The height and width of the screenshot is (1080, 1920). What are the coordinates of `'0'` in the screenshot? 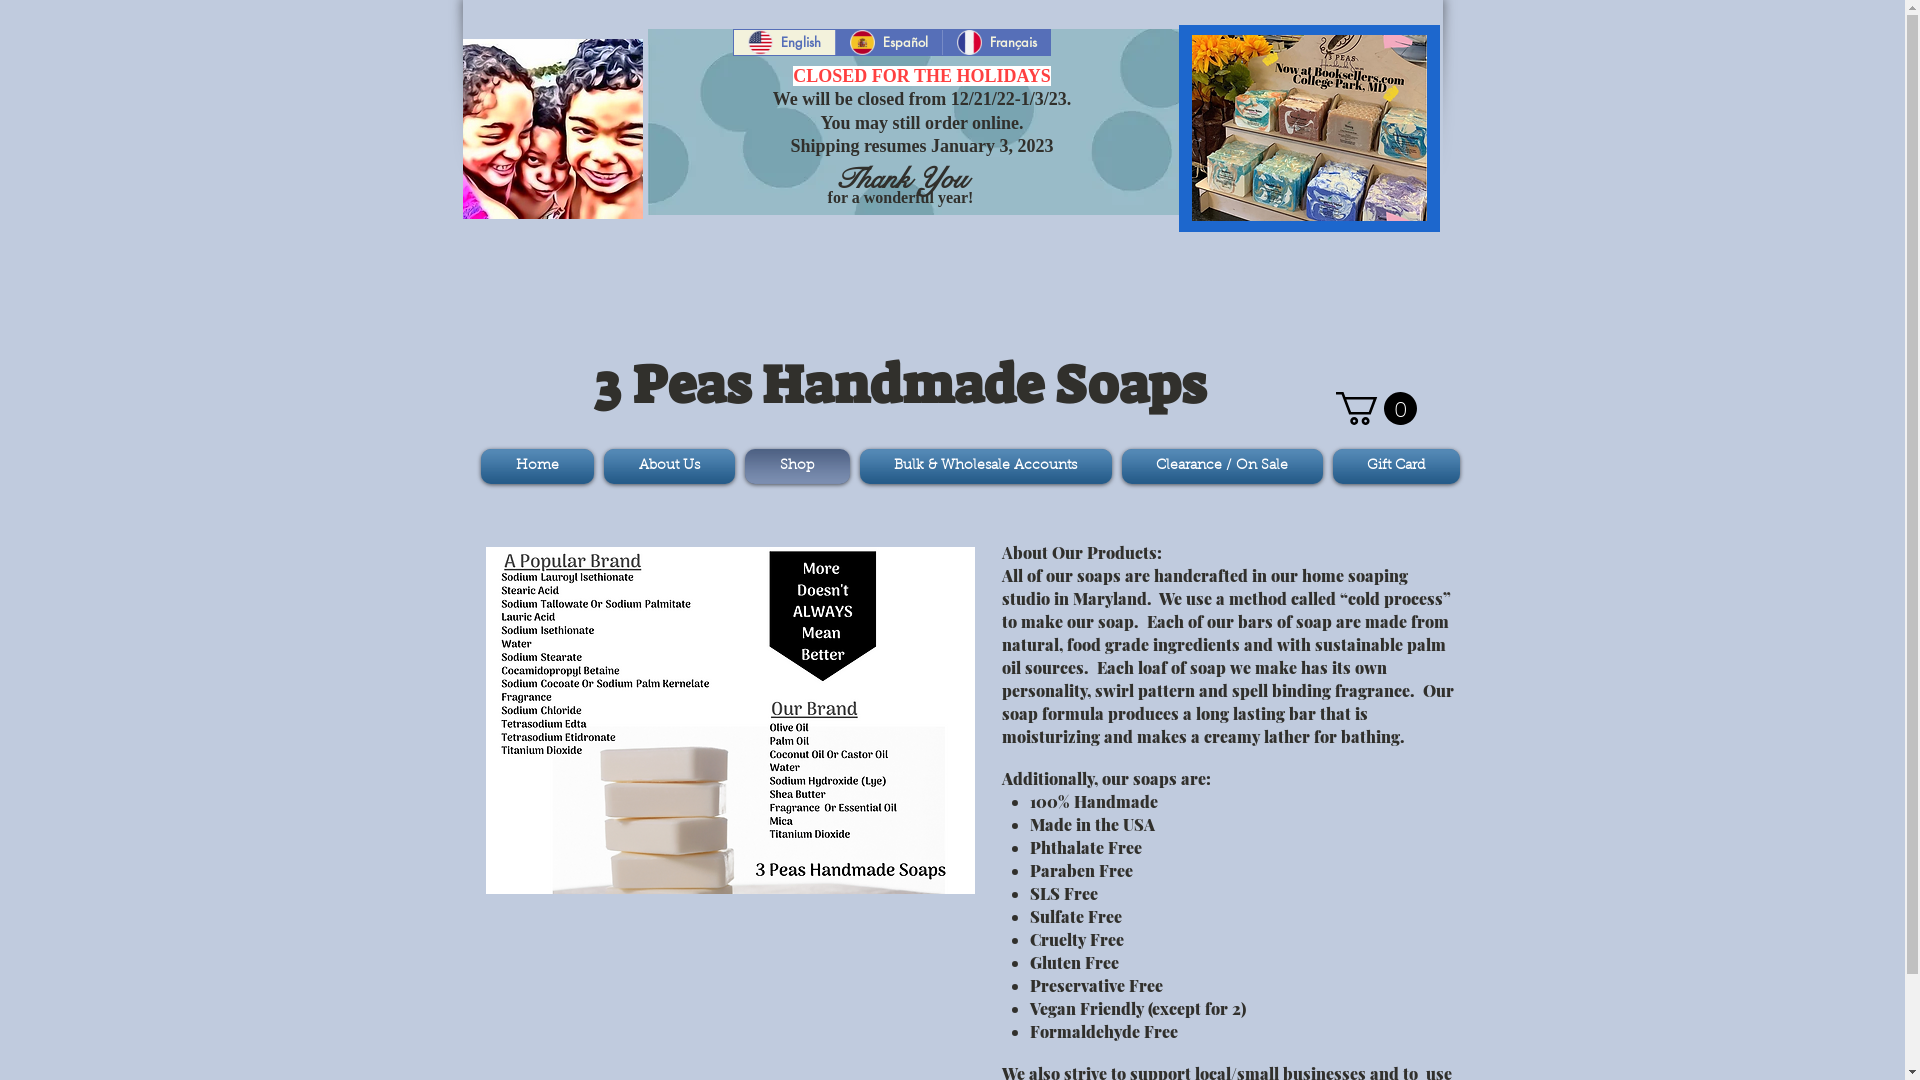 It's located at (1375, 407).